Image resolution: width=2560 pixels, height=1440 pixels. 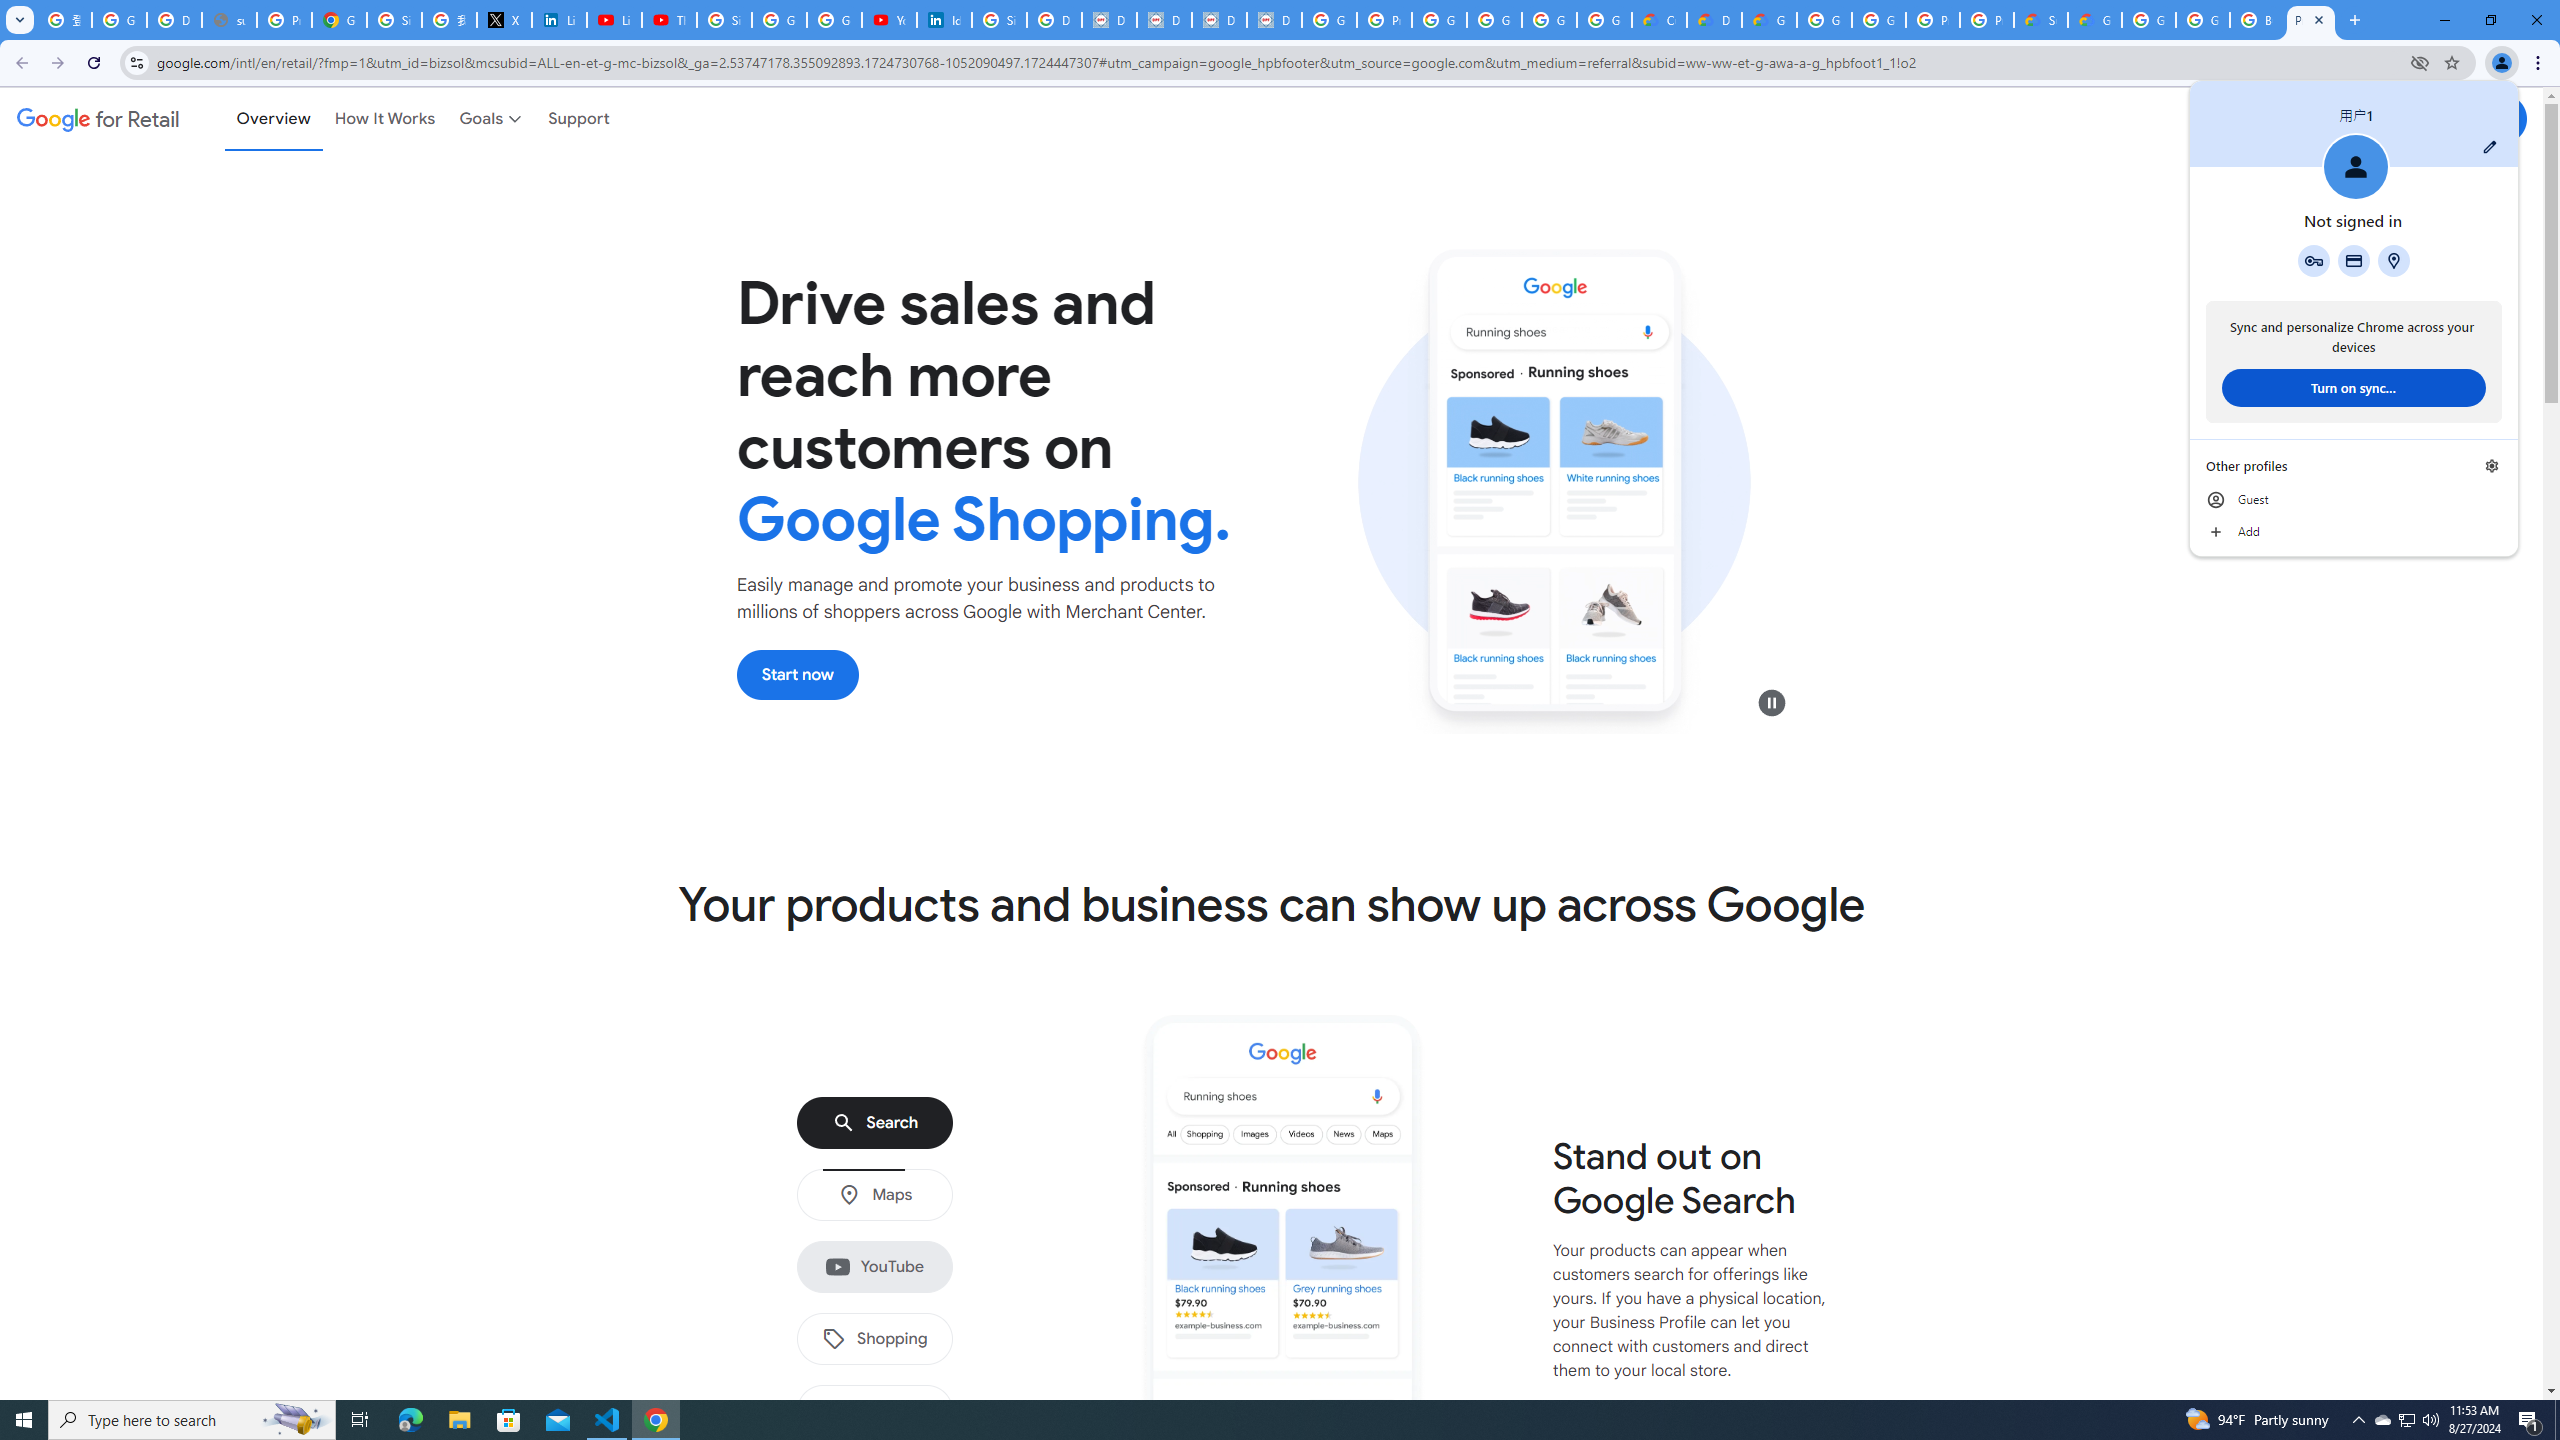 I want to click on 'Customer Care | Google Cloud', so click(x=1658, y=19).